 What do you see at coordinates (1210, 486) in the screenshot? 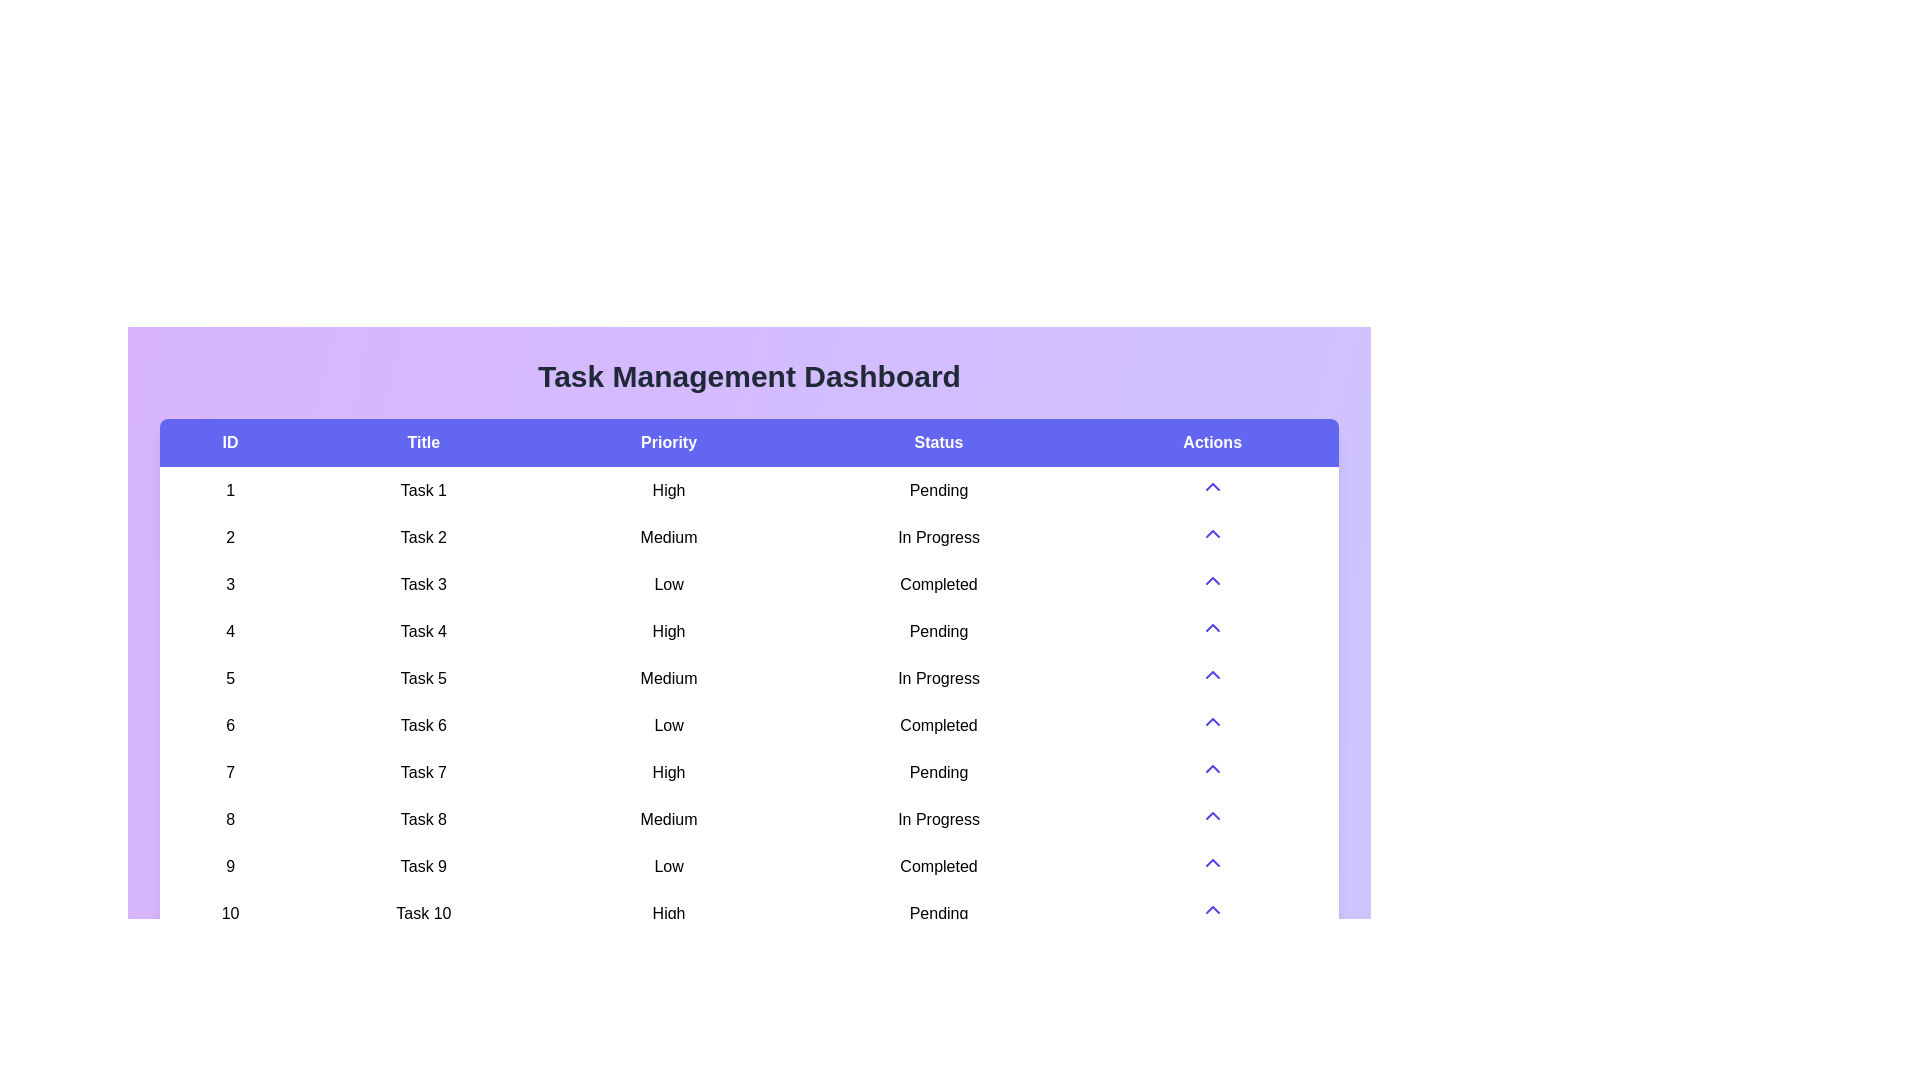
I see `the arrow icon in the 'Actions' column to toggle the visibility of the task details` at bounding box center [1210, 486].